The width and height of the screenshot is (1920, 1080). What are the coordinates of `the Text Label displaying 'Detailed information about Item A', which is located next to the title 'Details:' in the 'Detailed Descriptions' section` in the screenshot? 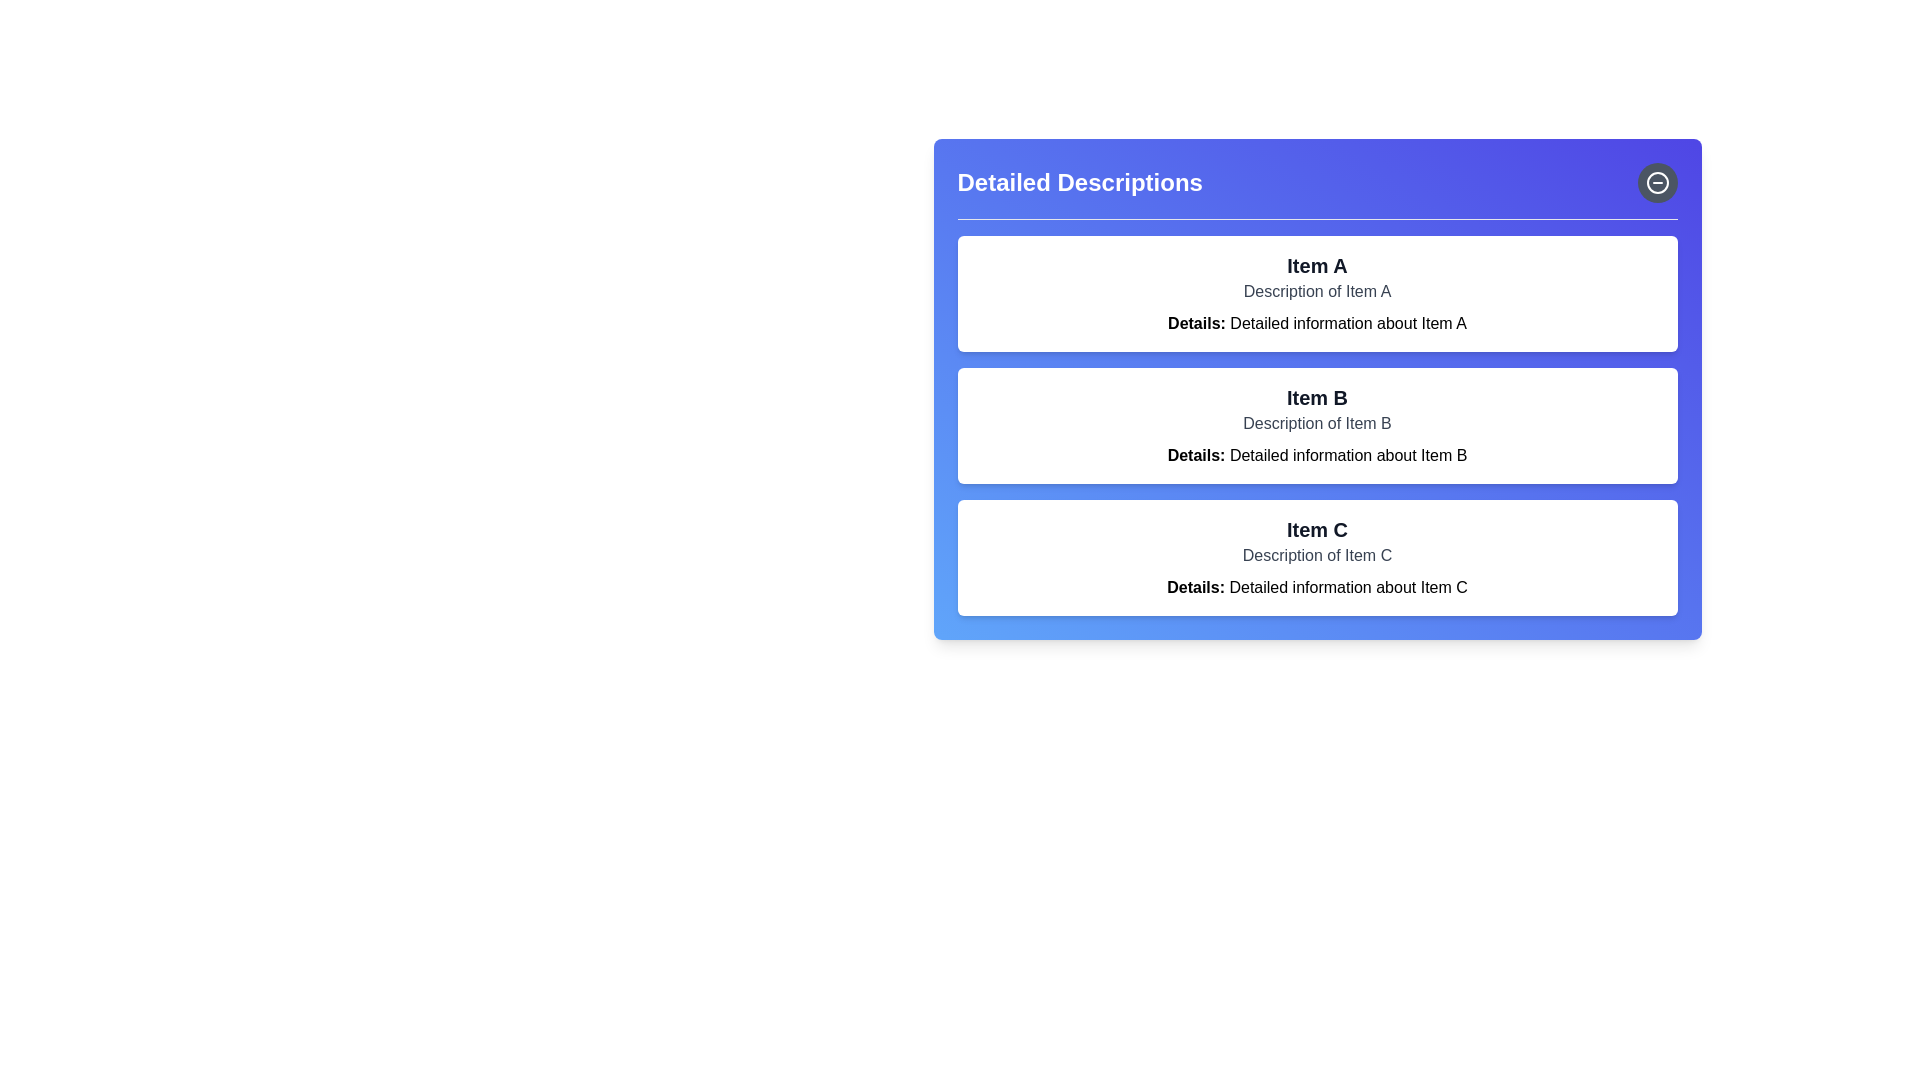 It's located at (1348, 322).